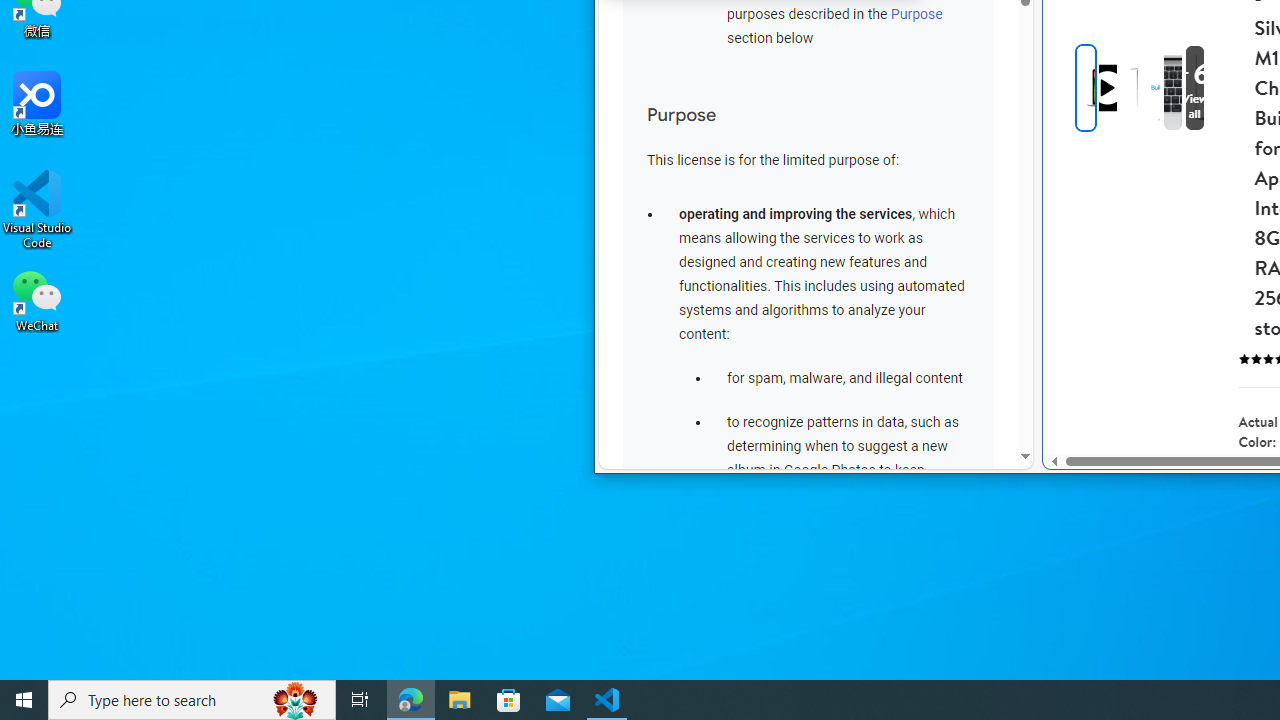  Describe the element at coordinates (509, 698) in the screenshot. I see `'Microsoft Store'` at that location.